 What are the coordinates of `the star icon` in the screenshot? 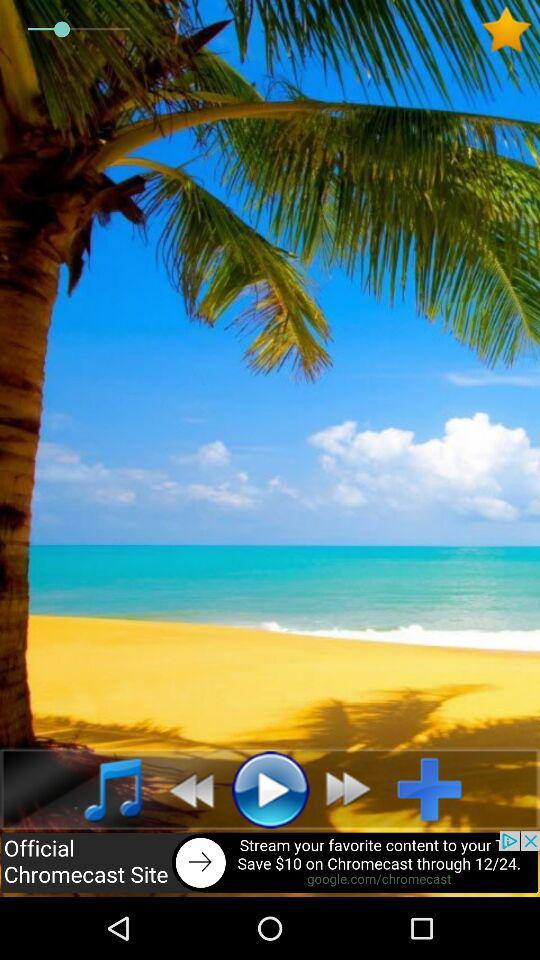 It's located at (510, 28).